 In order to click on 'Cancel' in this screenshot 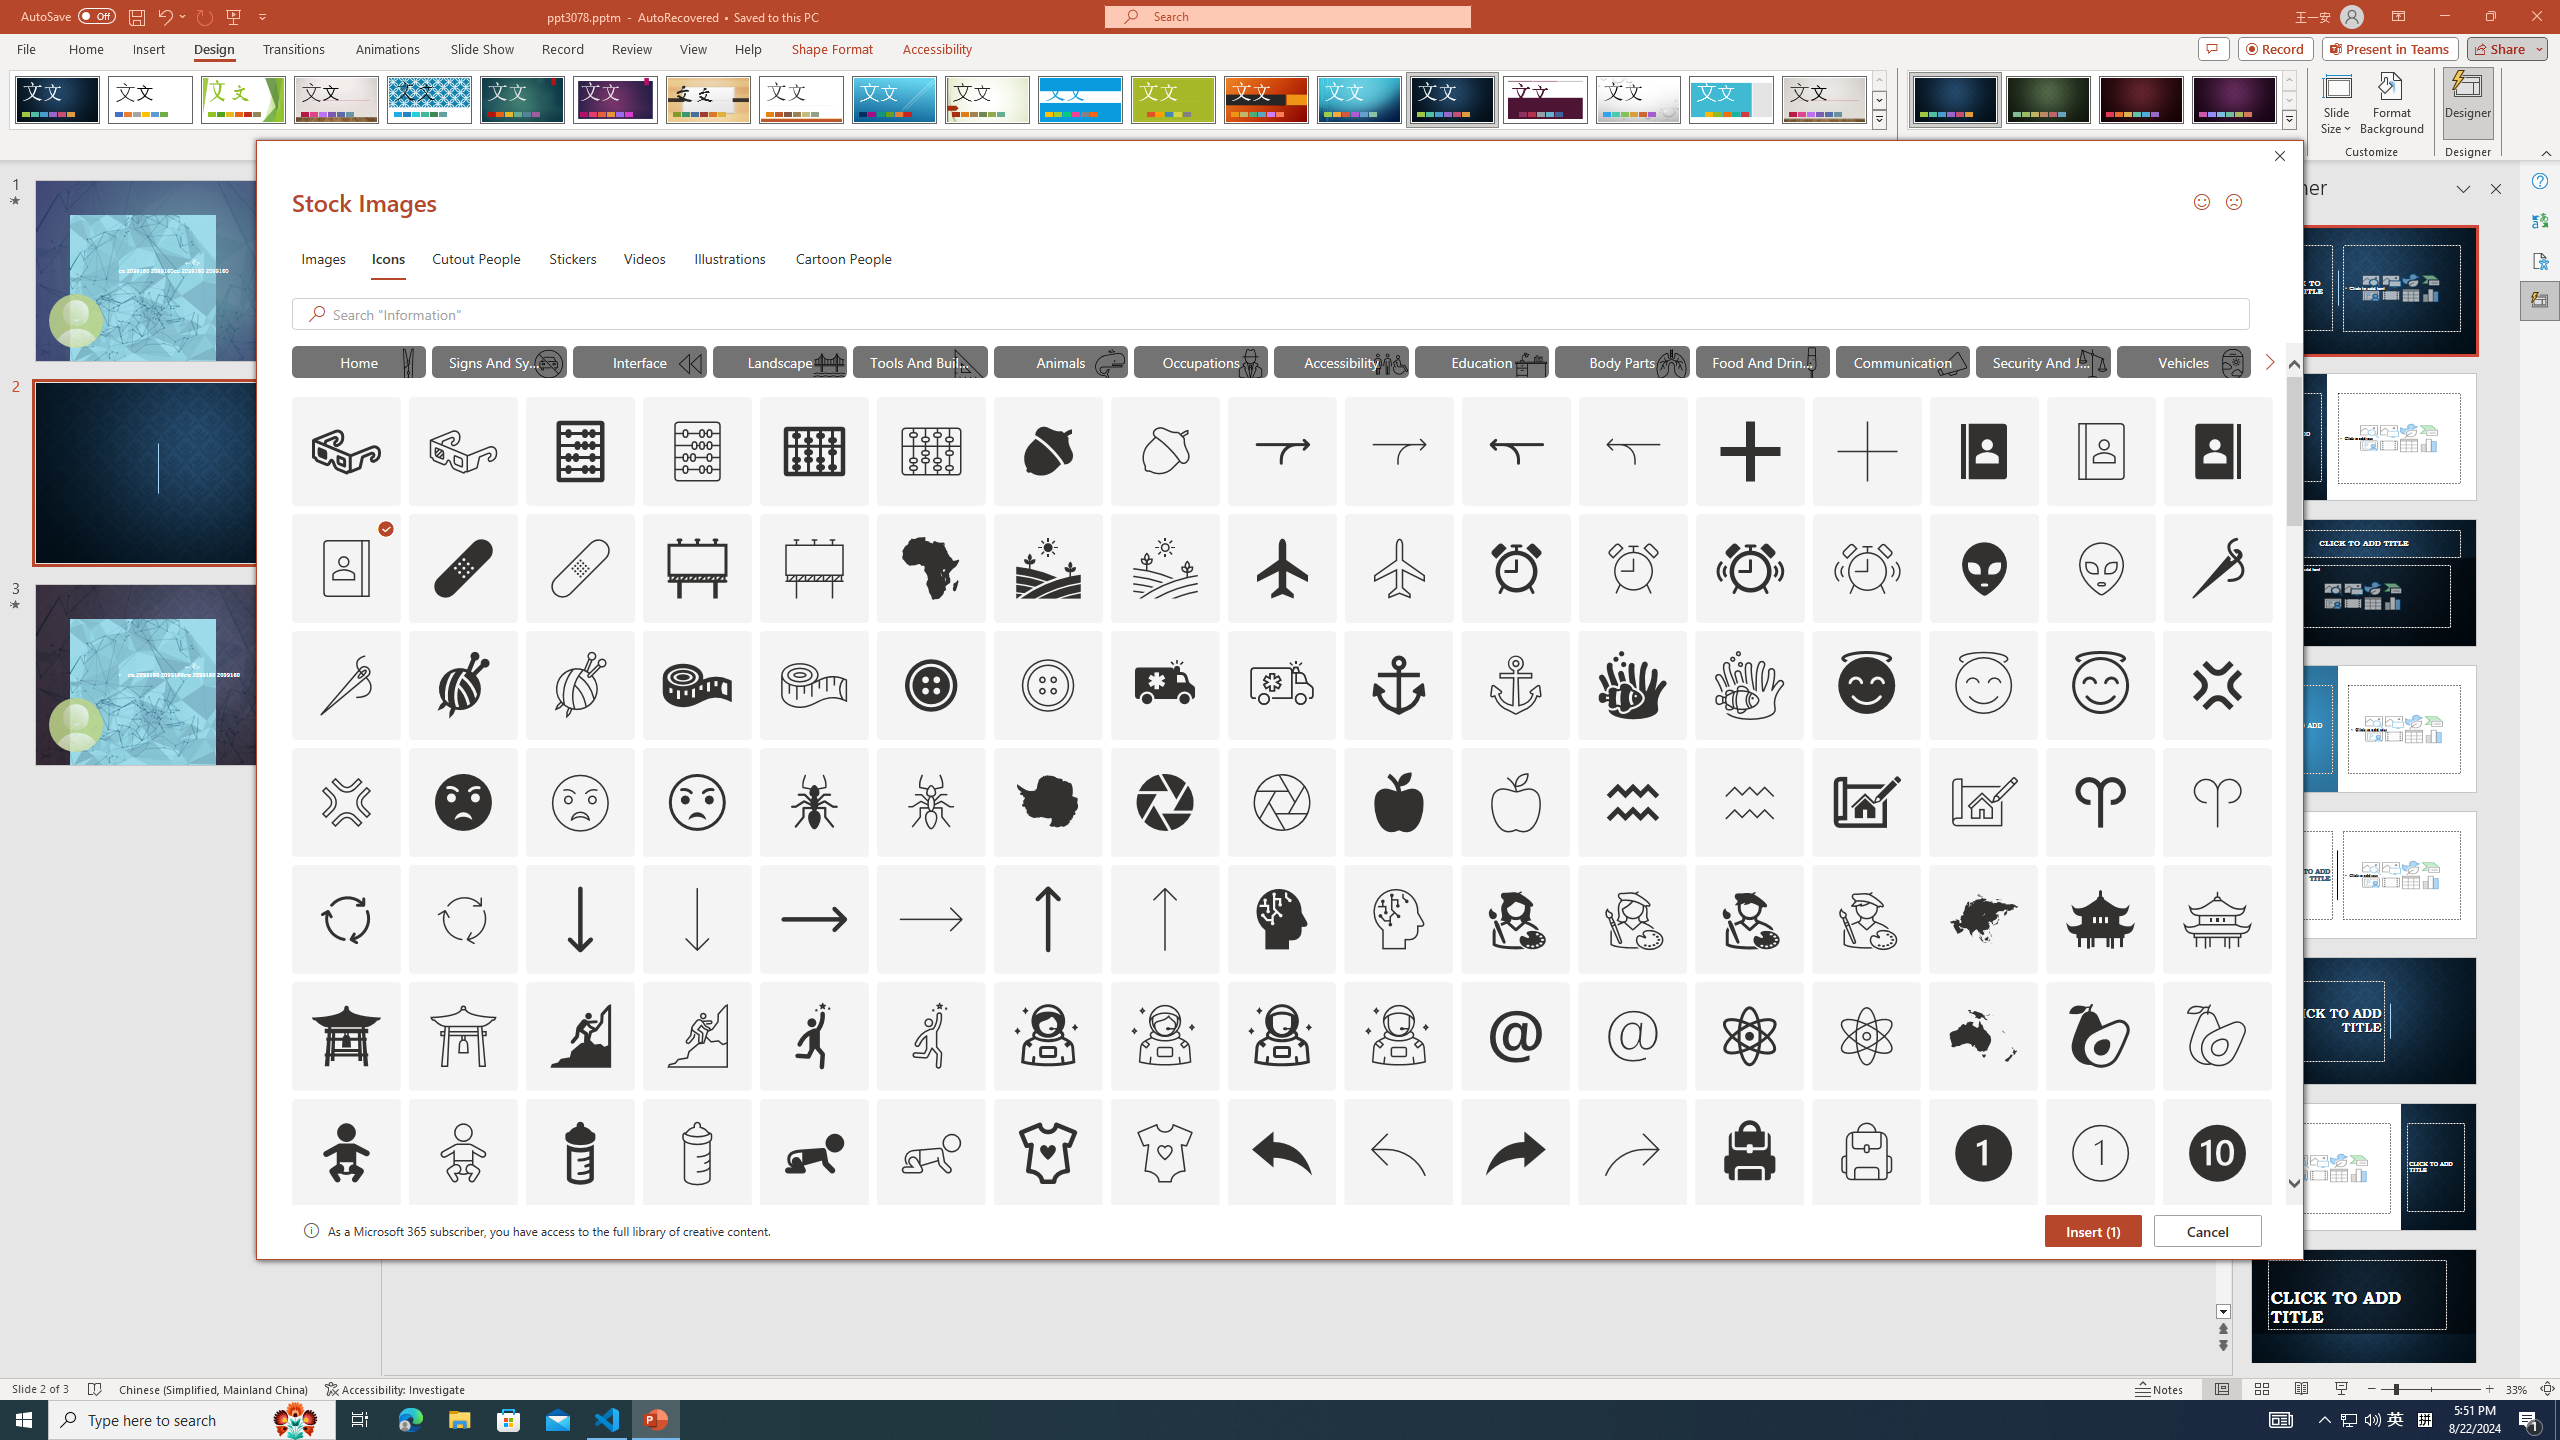, I will do `click(2208, 1230)`.